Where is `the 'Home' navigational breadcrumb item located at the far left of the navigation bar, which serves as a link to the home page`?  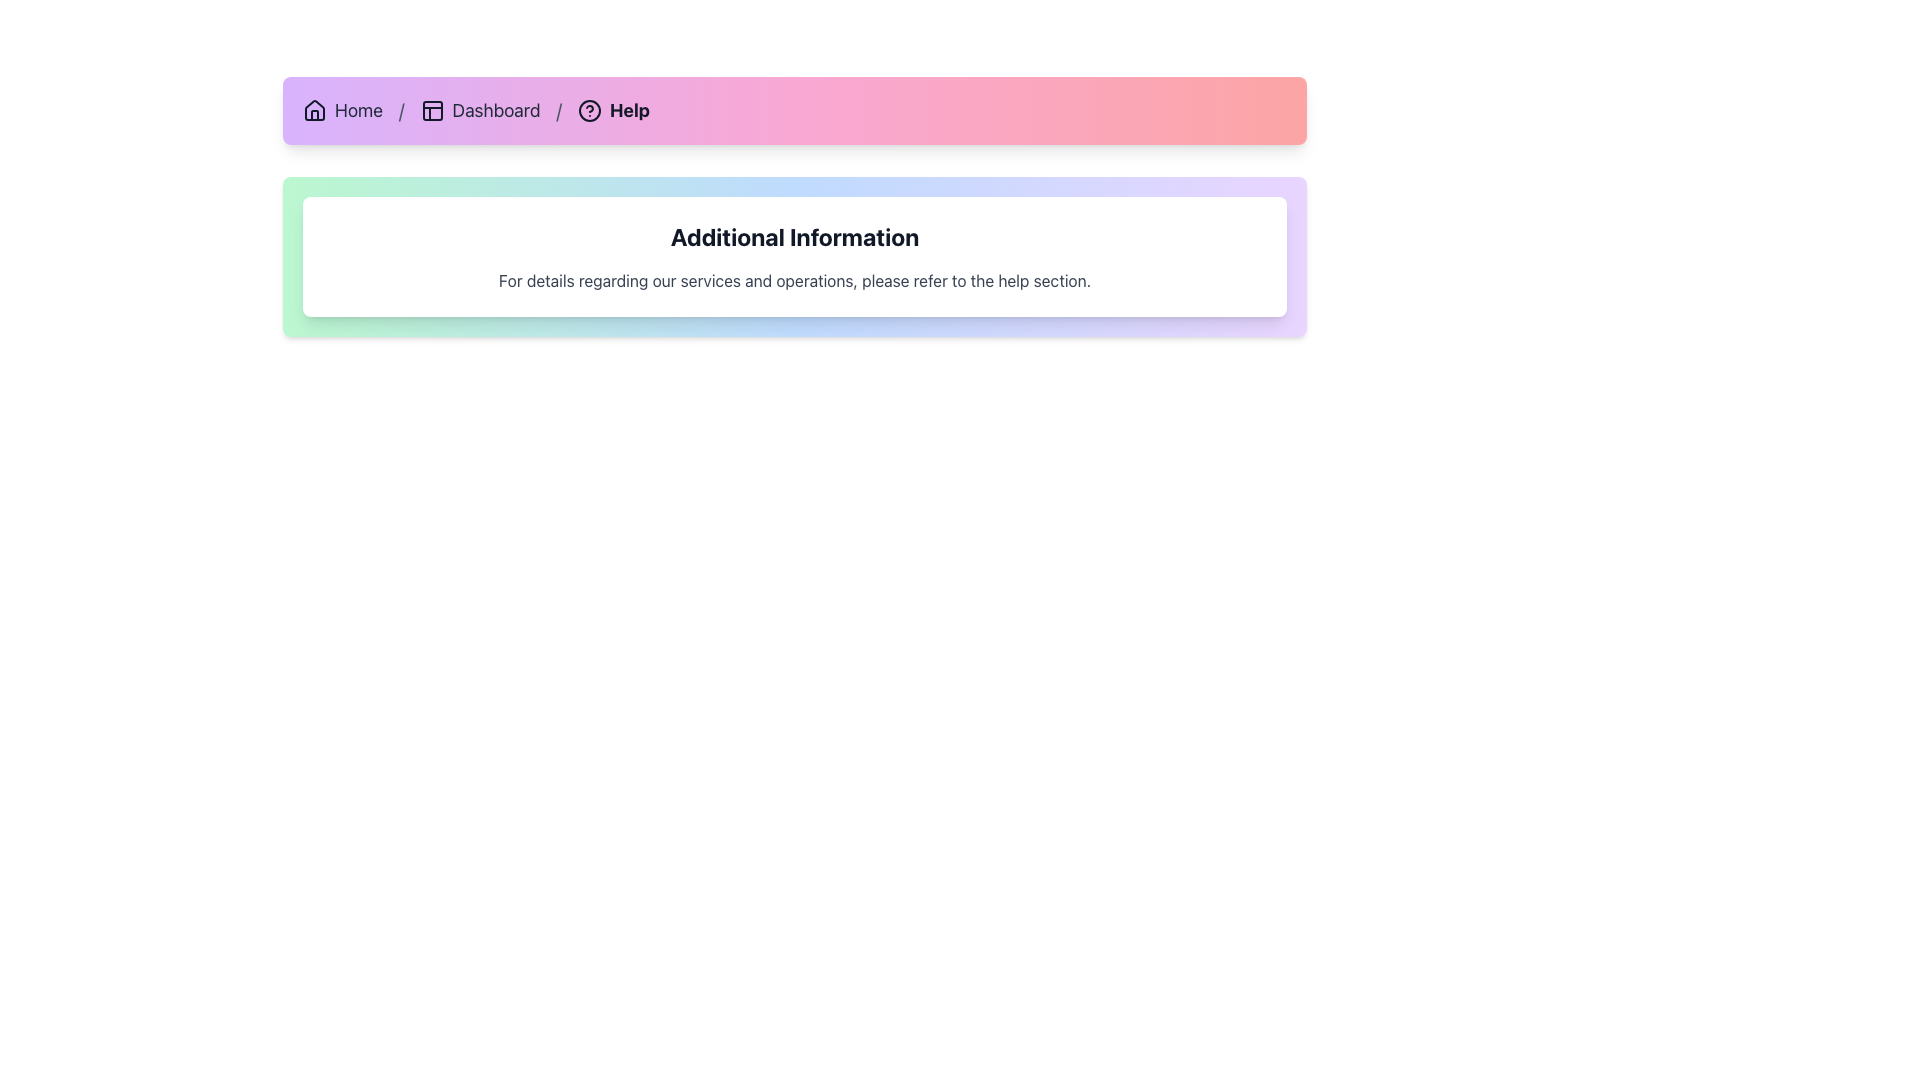 the 'Home' navigational breadcrumb item located at the far left of the navigation bar, which serves as a link to the home page is located at coordinates (342, 111).